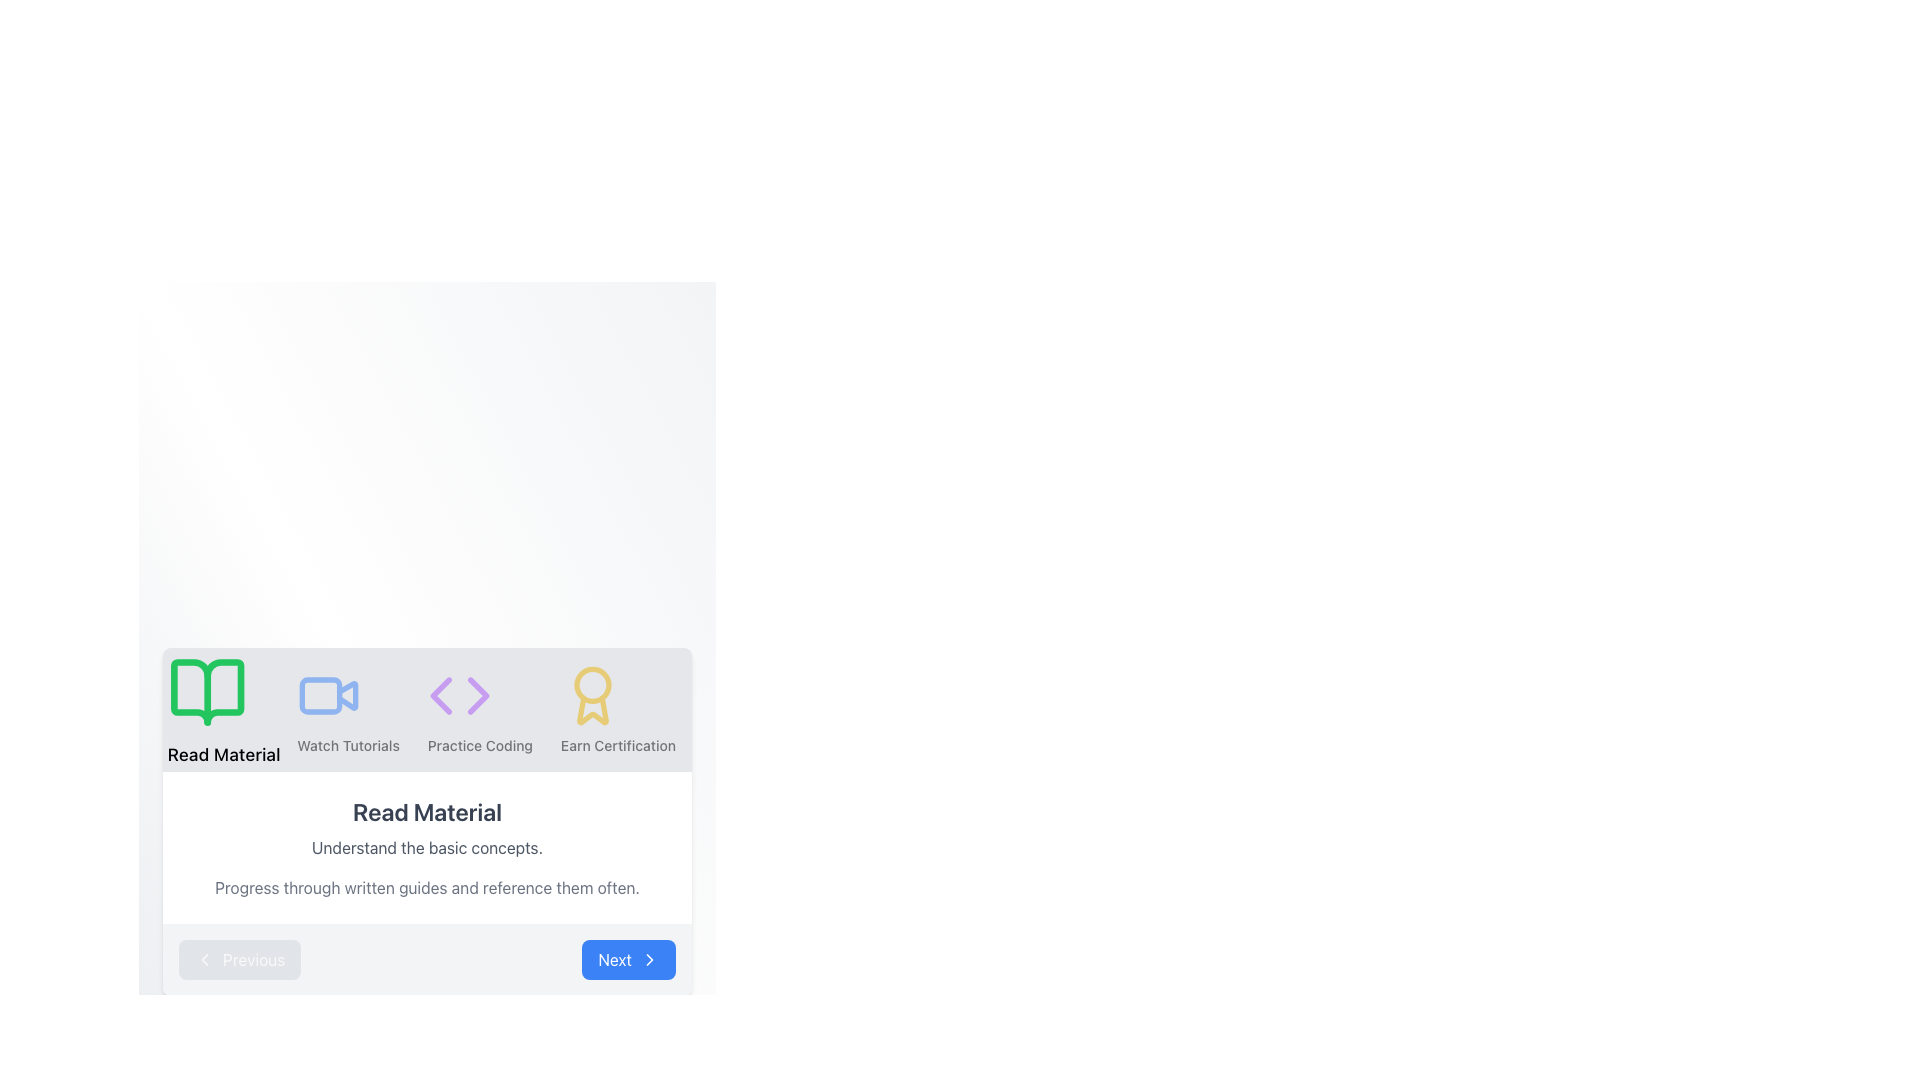  Describe the element at coordinates (591, 694) in the screenshot. I see `the 'Earn Certification' icon, which is the fourth item in a horizontal sequence of icons located in the top-right section of the grid` at that location.